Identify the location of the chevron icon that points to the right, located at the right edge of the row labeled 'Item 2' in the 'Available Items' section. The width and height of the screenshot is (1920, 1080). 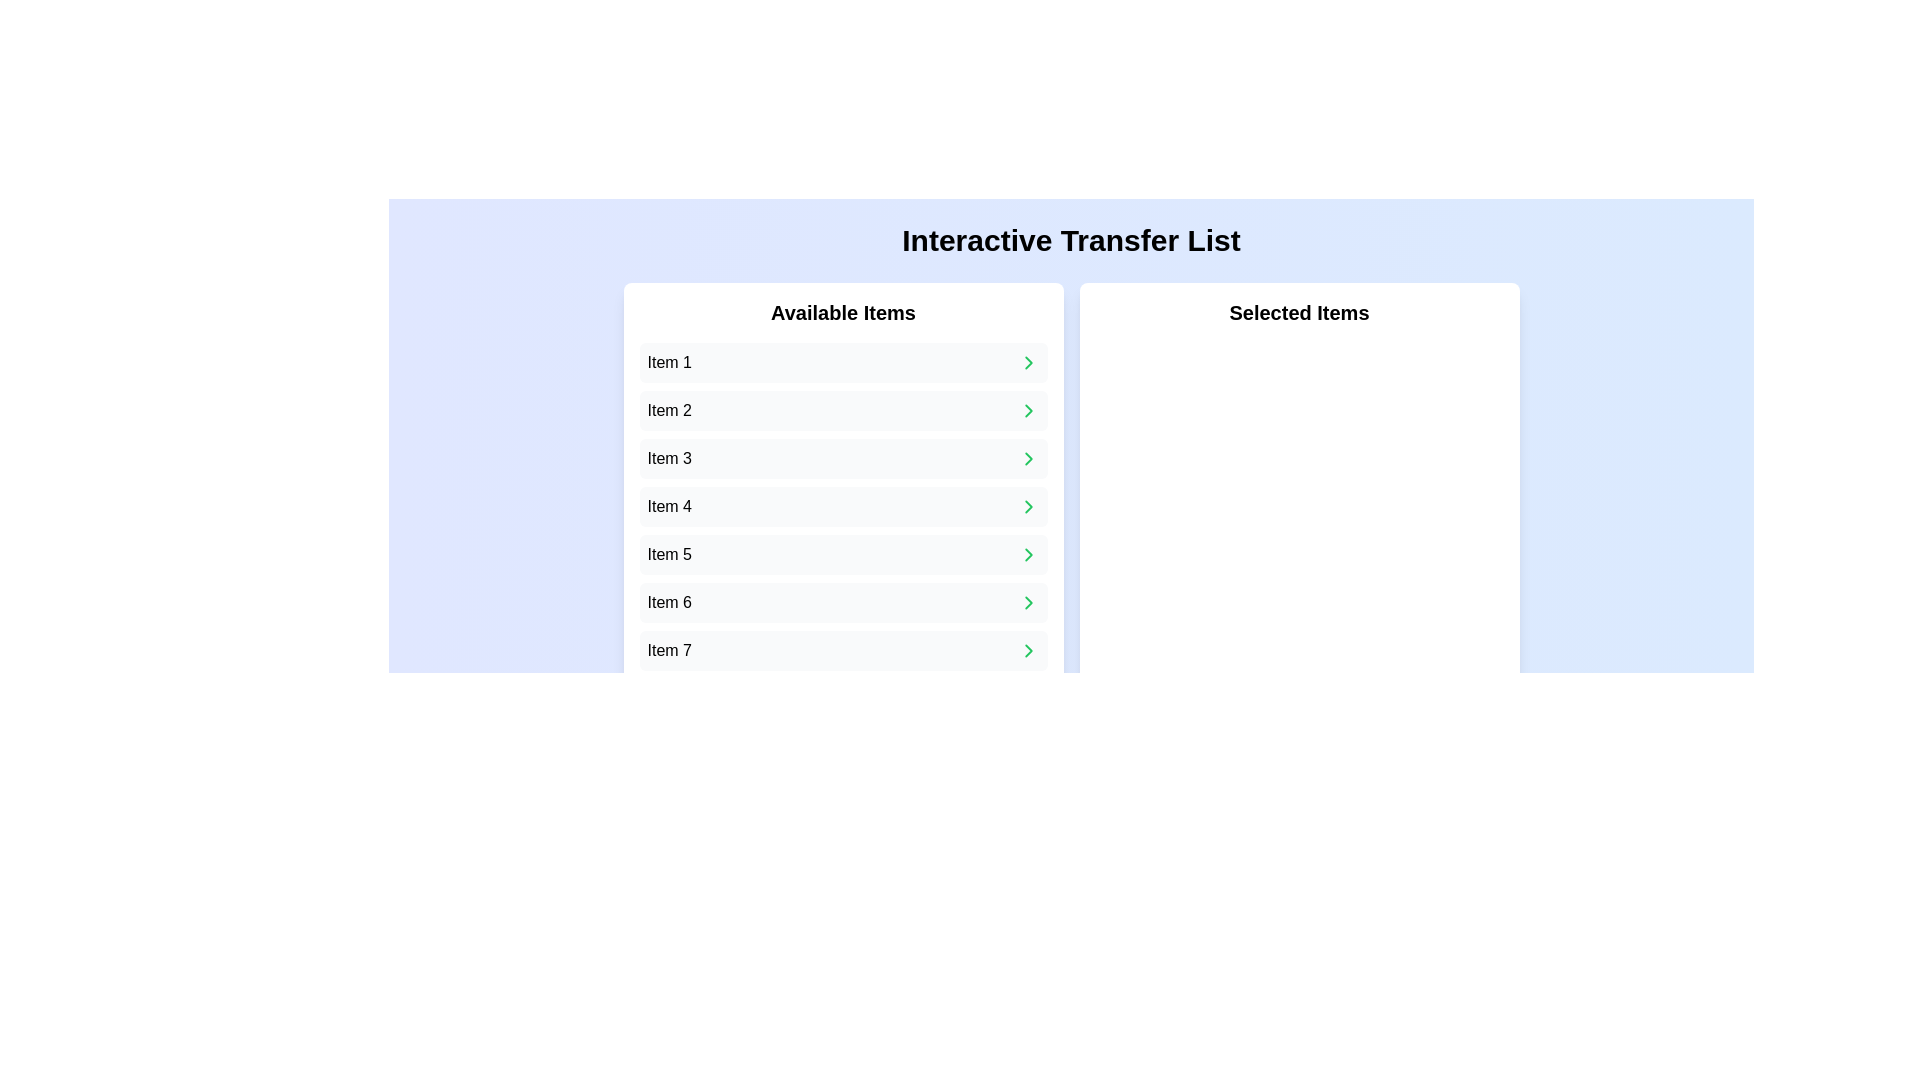
(1028, 362).